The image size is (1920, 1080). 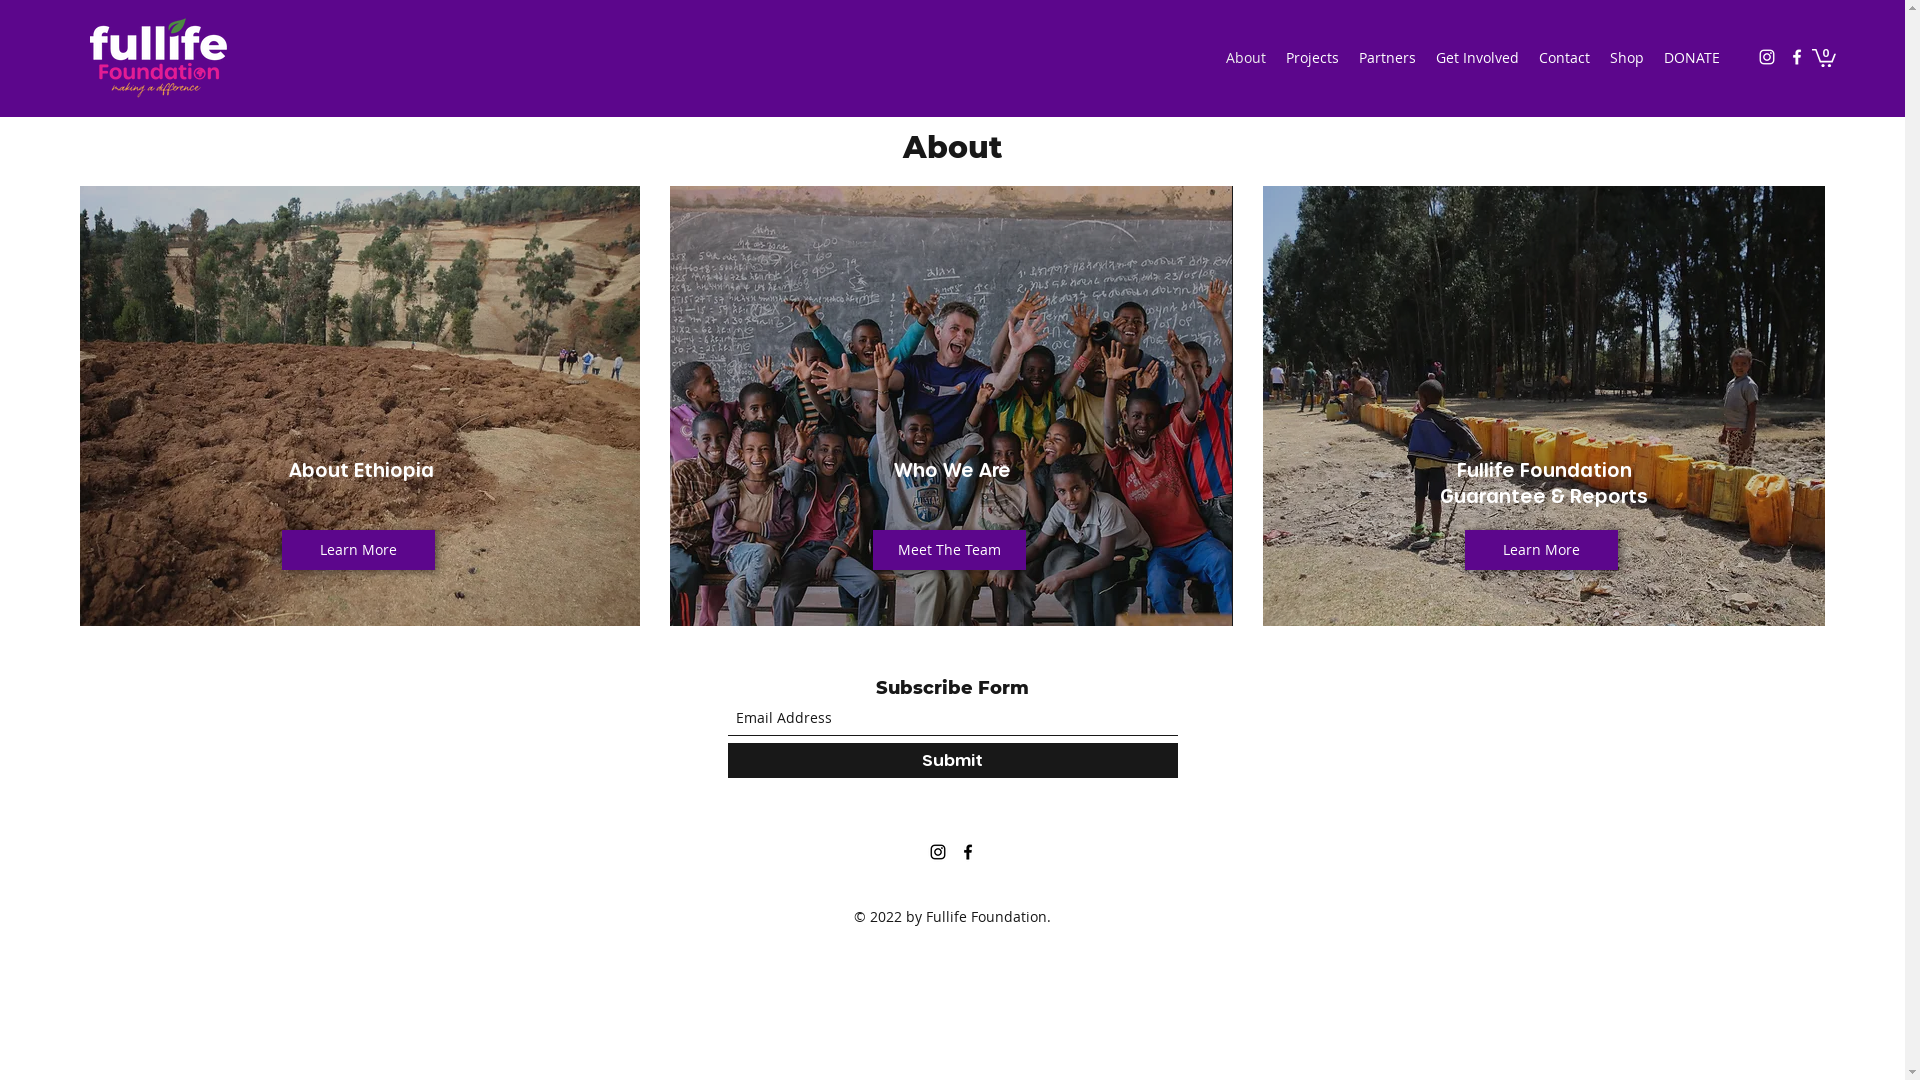 What do you see at coordinates (1563, 56) in the screenshot?
I see `'Contact'` at bounding box center [1563, 56].